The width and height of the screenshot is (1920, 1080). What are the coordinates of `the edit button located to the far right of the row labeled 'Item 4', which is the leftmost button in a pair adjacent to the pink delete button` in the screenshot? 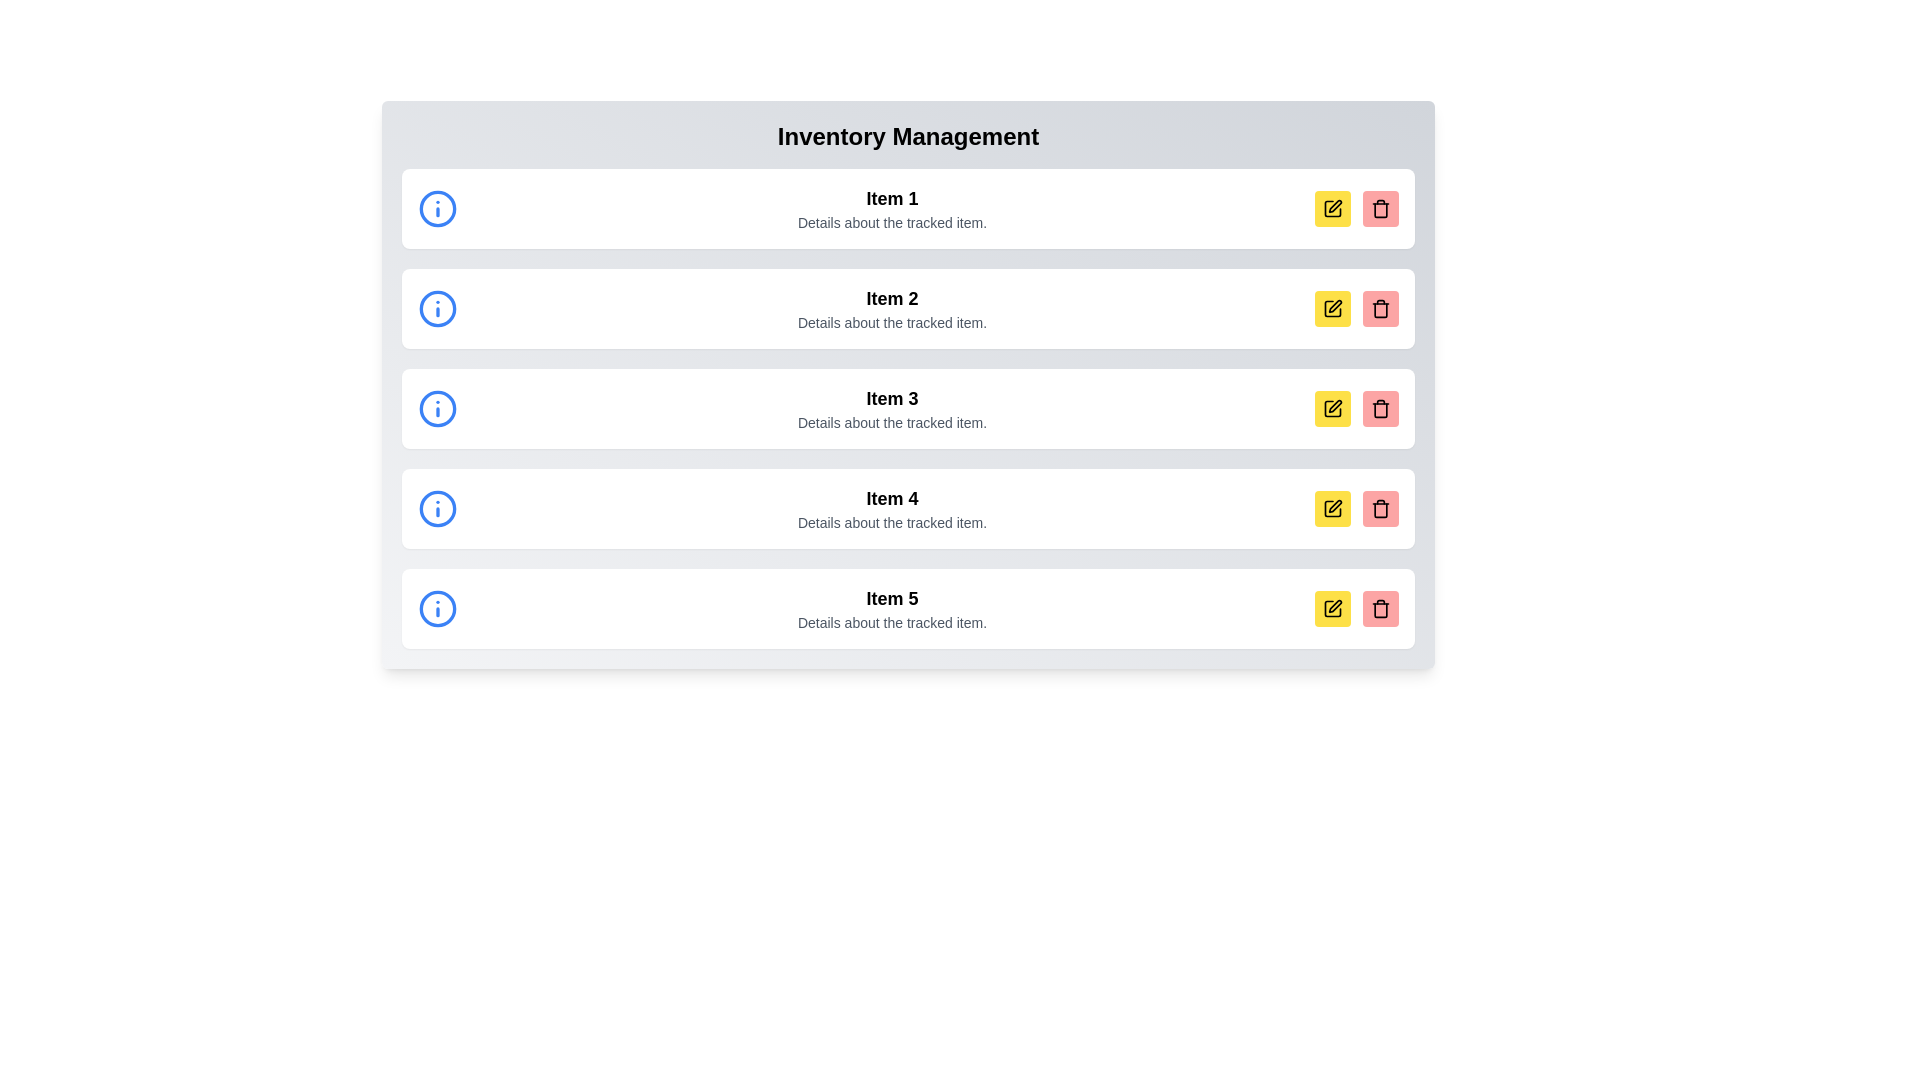 It's located at (1333, 508).